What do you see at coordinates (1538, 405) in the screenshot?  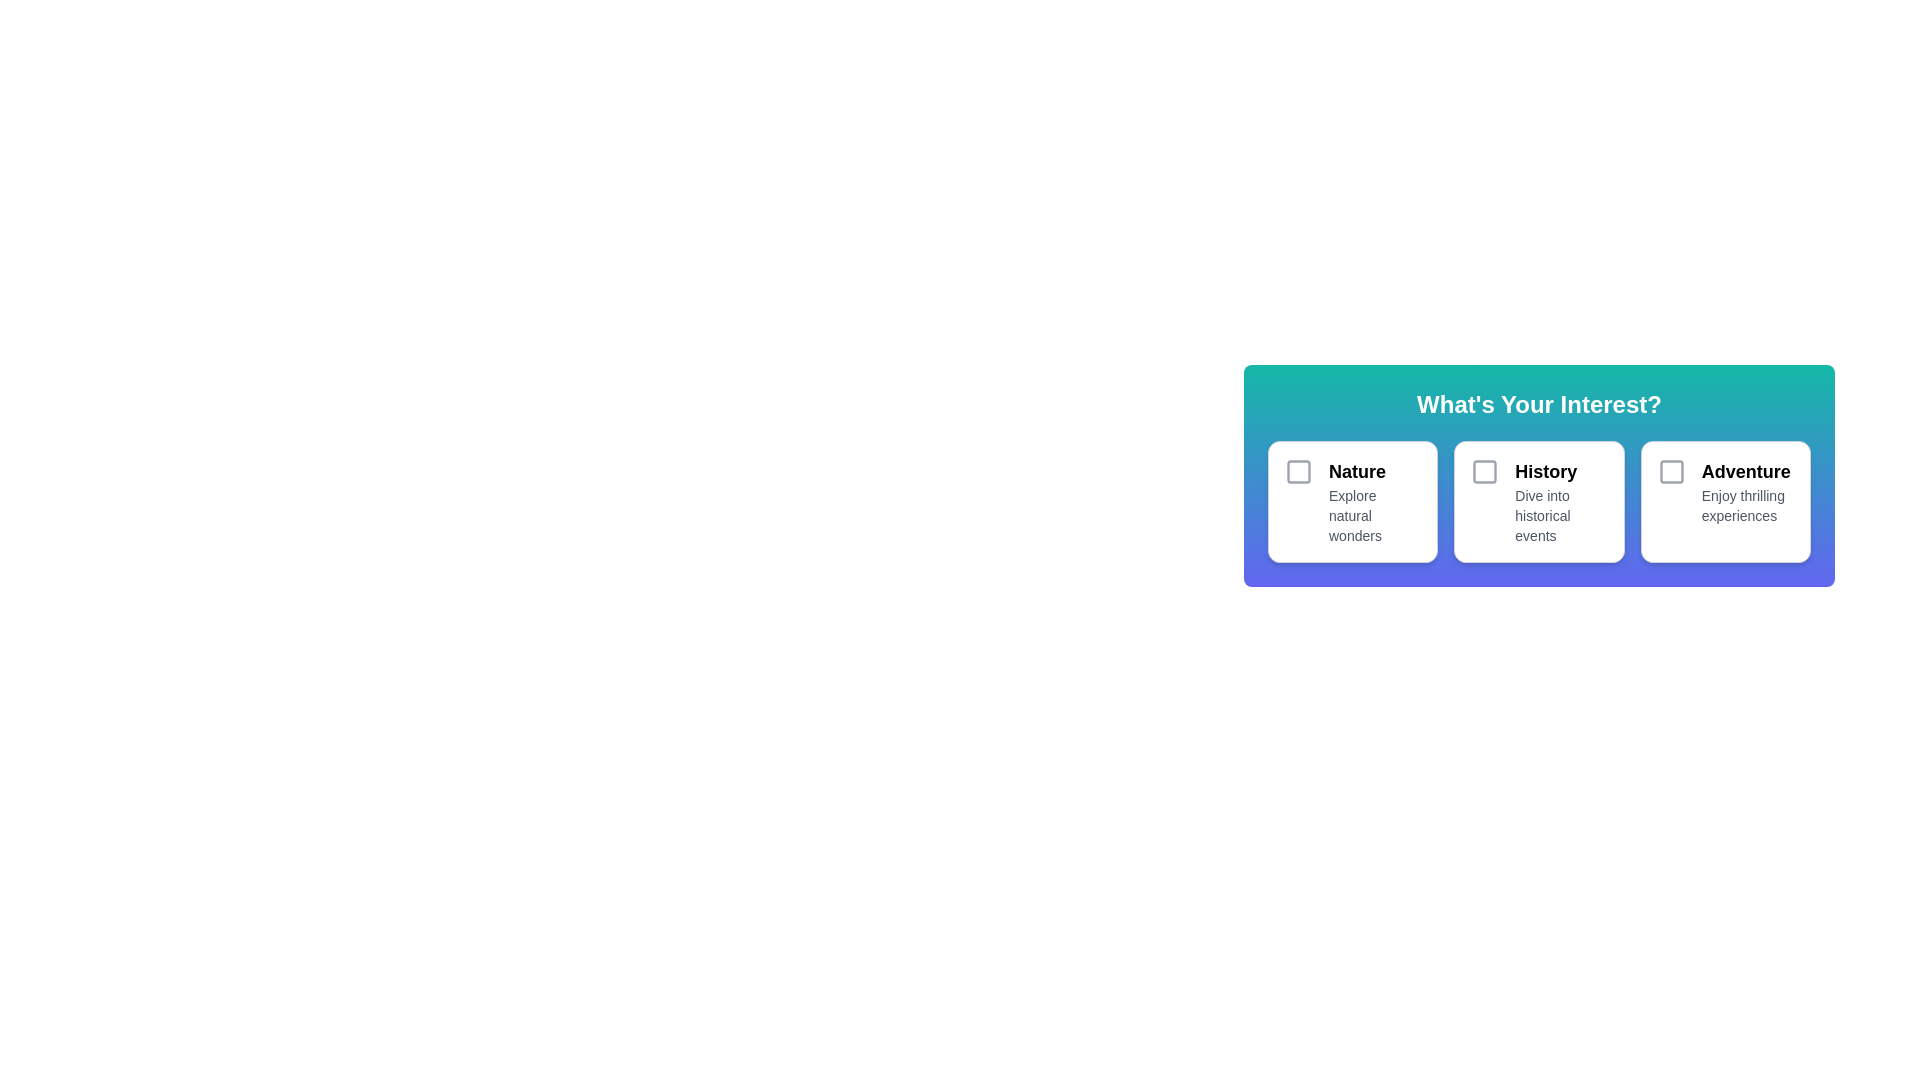 I see `the text label displaying 'What's Your Interest?' which is prominently styled in bold, large white font over a gradient background` at bounding box center [1538, 405].